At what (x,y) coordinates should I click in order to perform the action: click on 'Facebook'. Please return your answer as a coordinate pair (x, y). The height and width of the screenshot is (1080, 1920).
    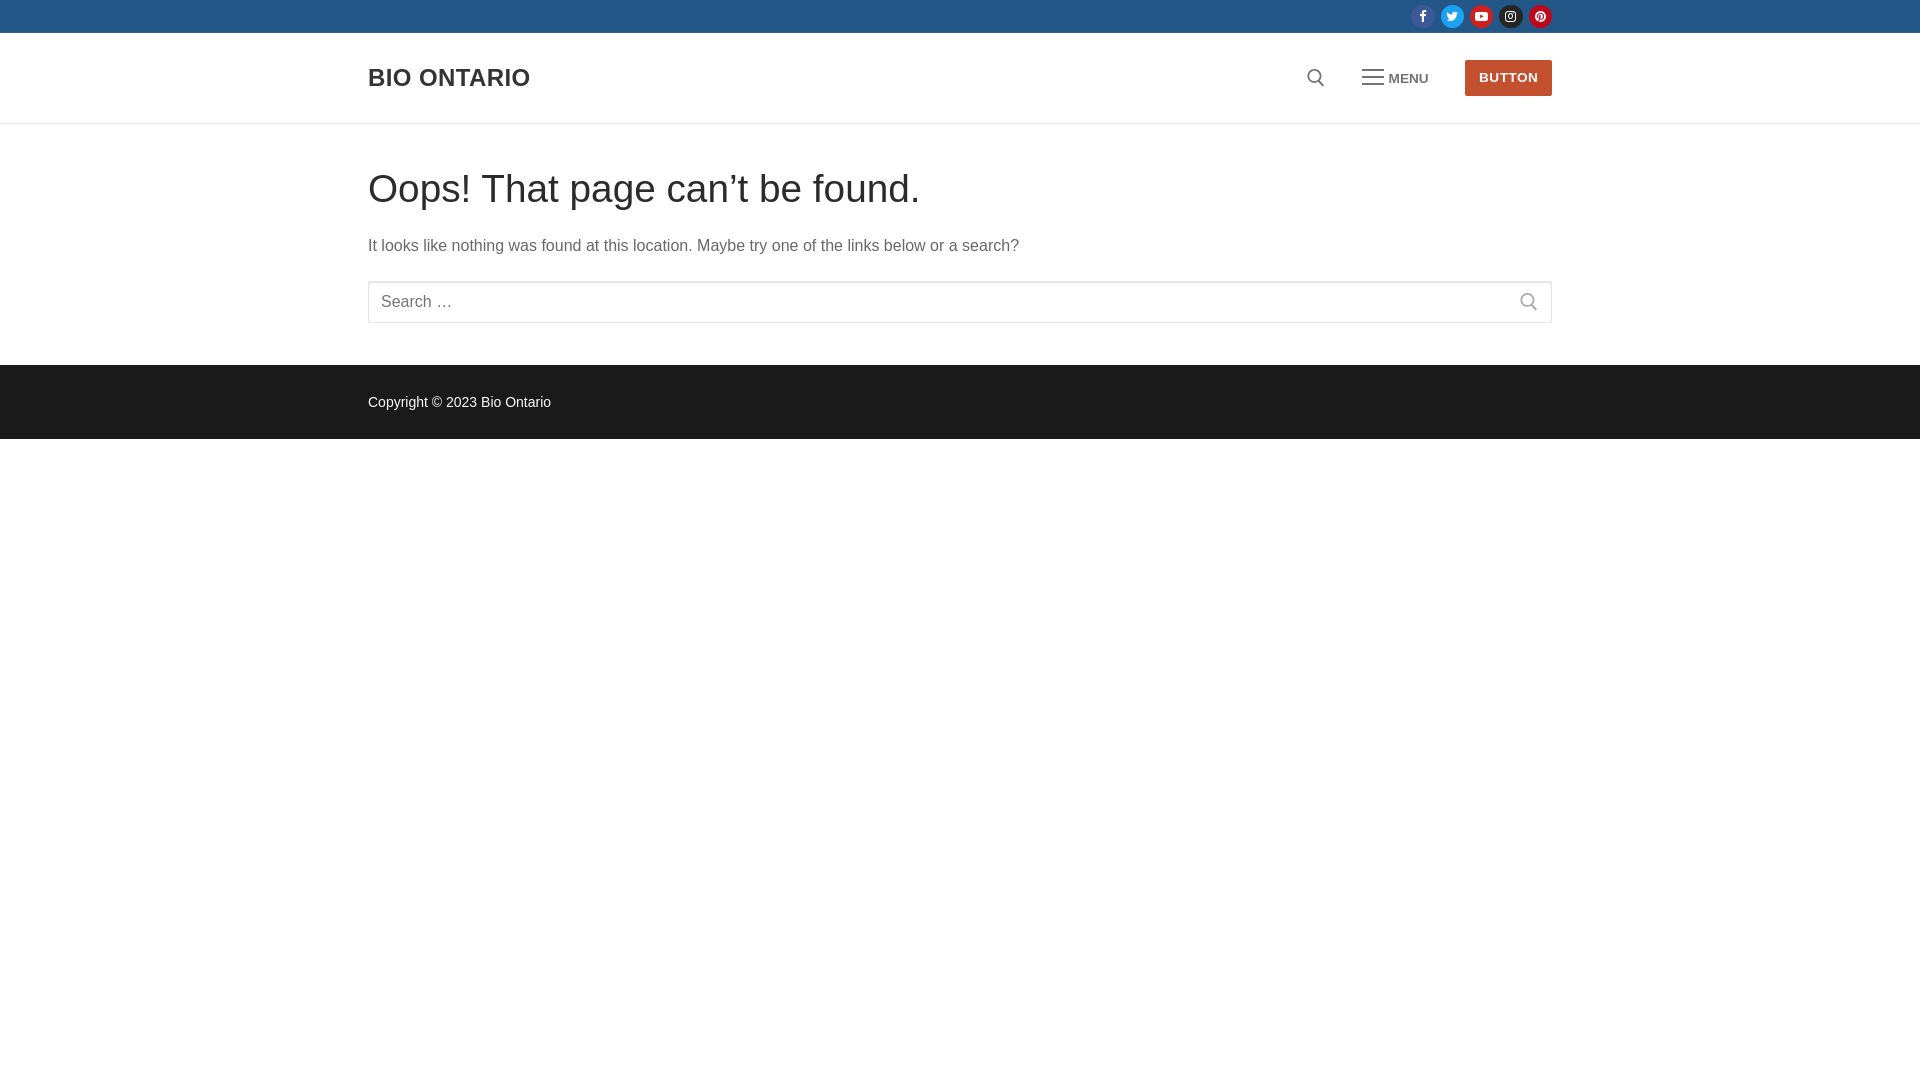
    Looking at the image, I should click on (1421, 16).